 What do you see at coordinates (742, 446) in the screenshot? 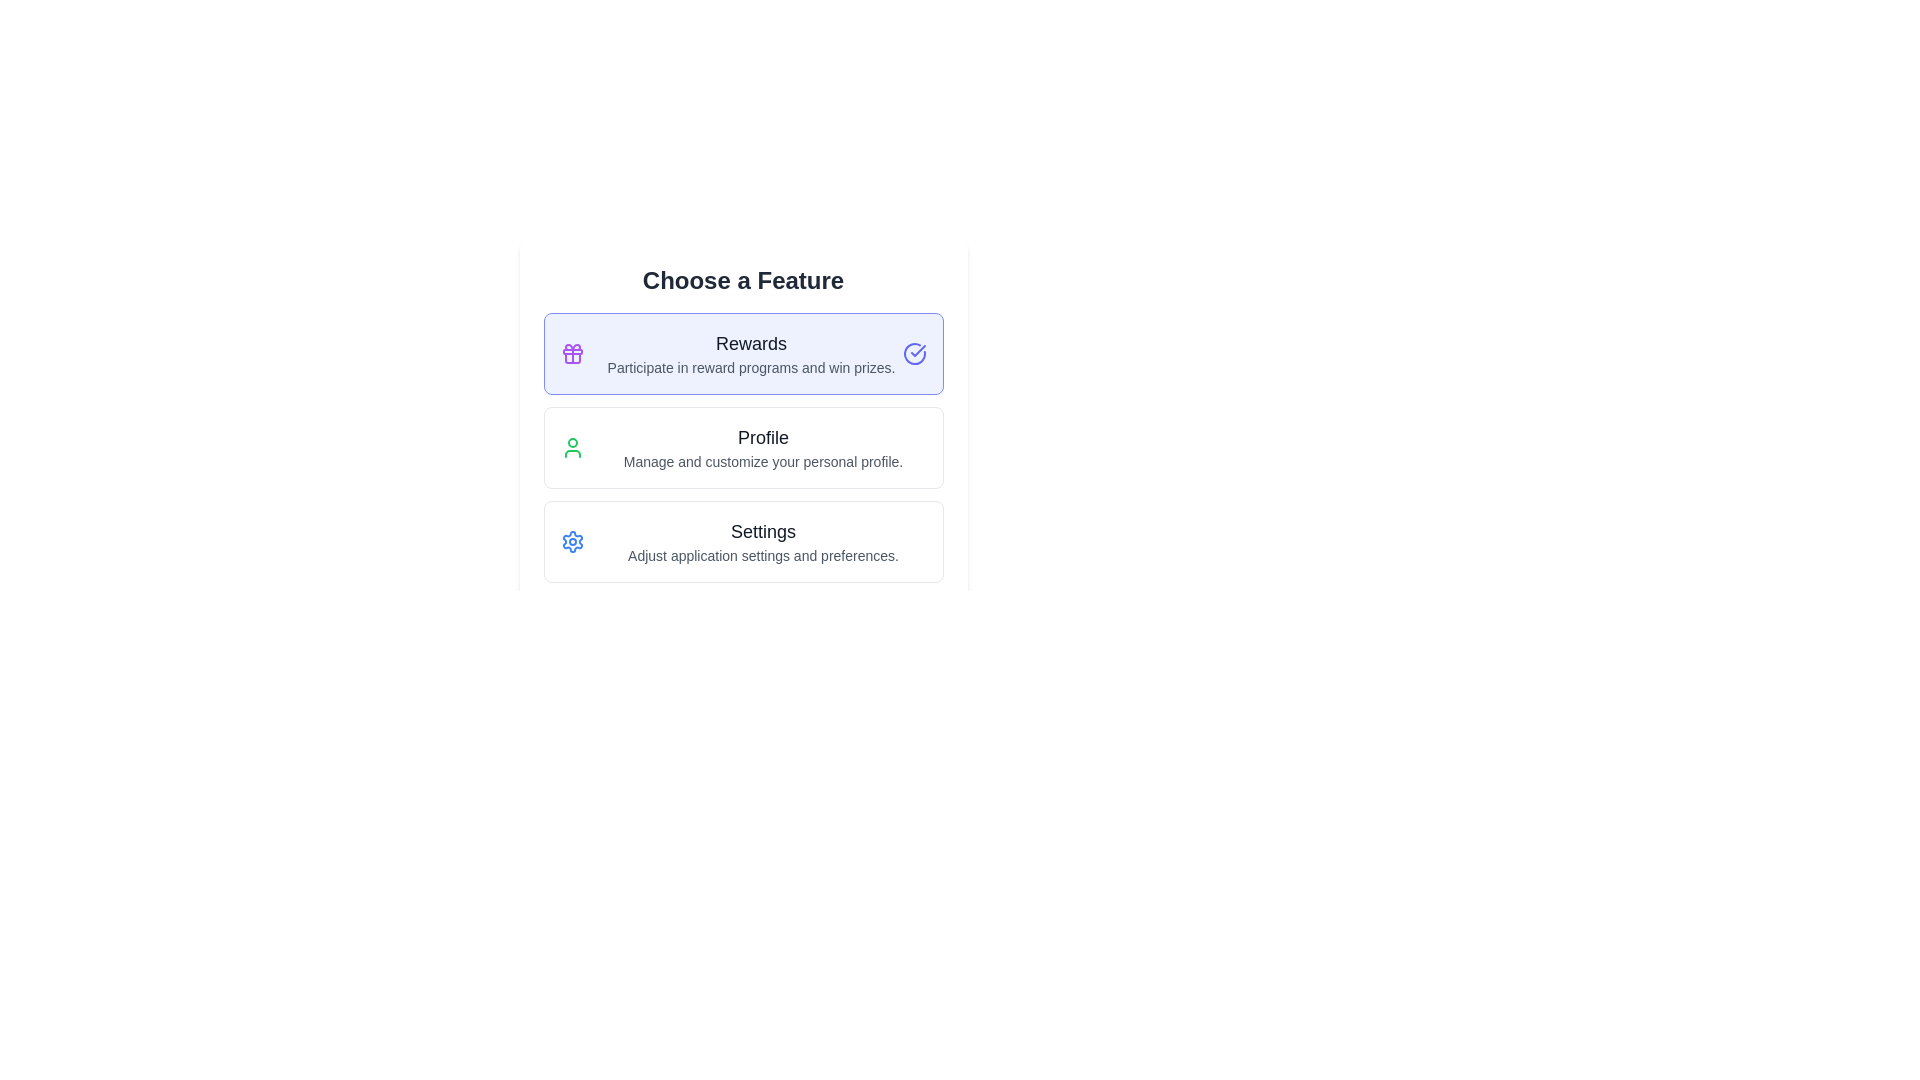
I see `the second interactive card in the vertical column for profile management` at bounding box center [742, 446].